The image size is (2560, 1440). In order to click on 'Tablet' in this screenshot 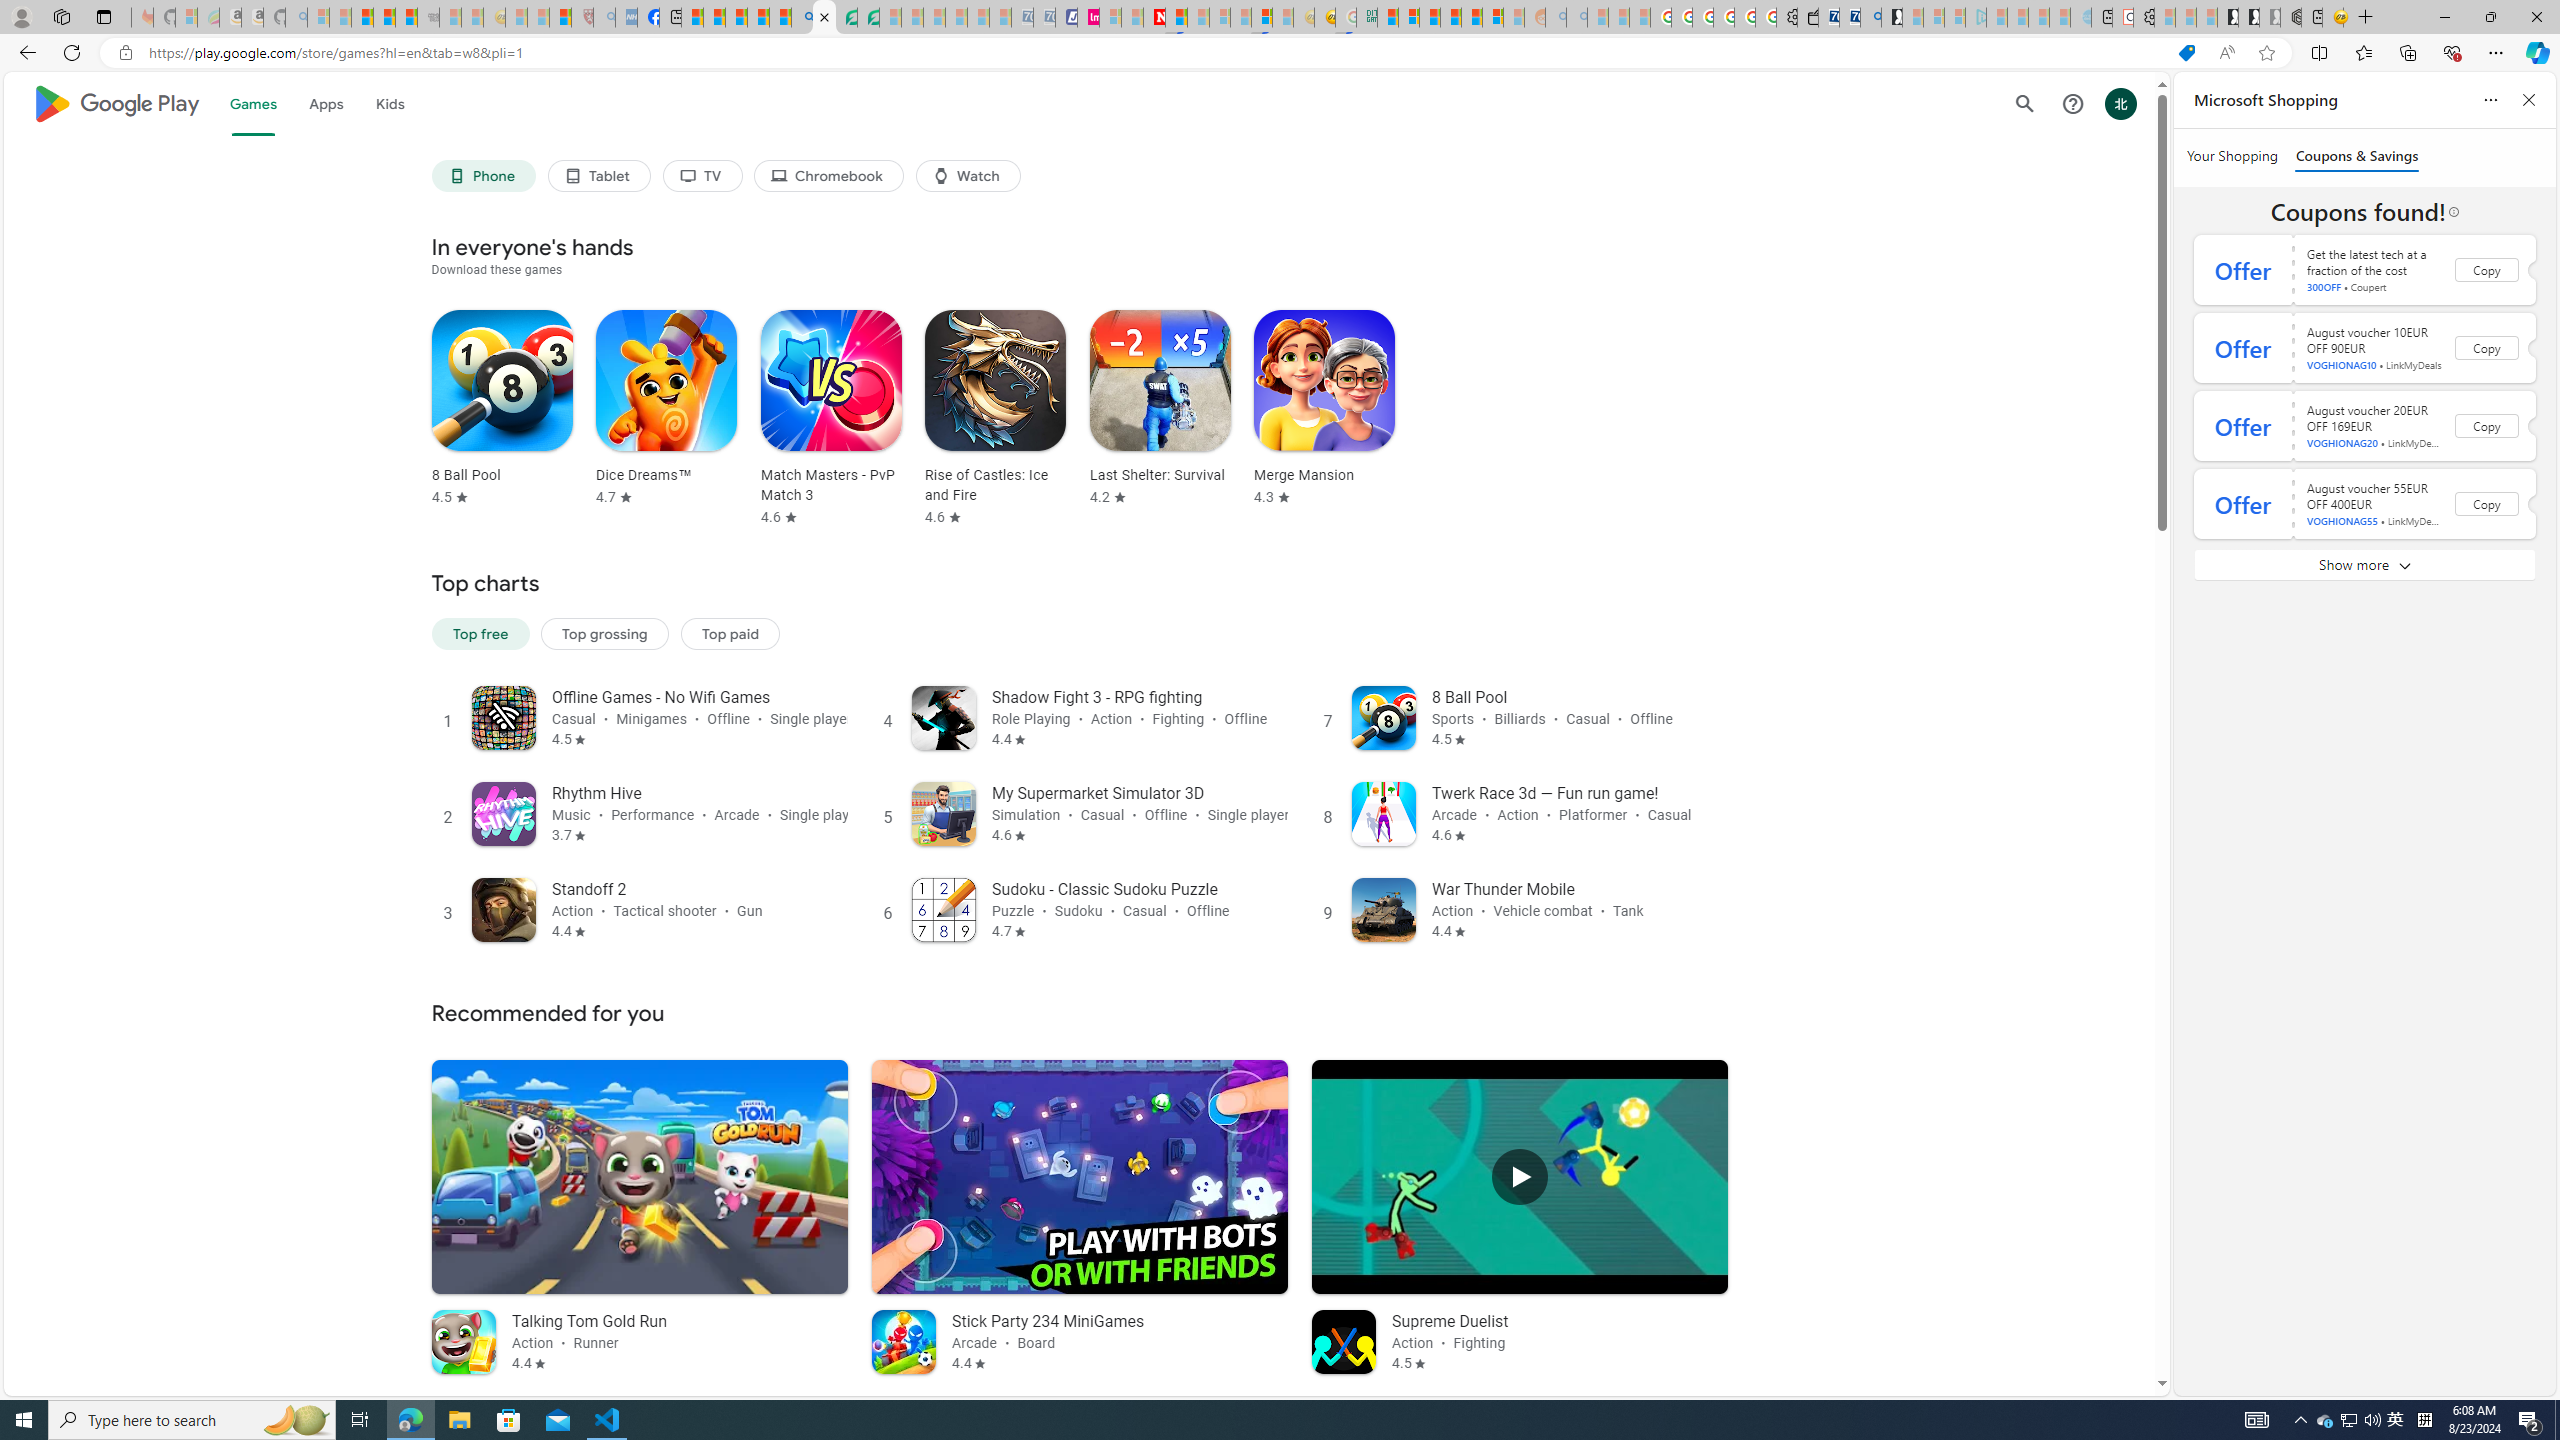, I will do `click(599, 175)`.